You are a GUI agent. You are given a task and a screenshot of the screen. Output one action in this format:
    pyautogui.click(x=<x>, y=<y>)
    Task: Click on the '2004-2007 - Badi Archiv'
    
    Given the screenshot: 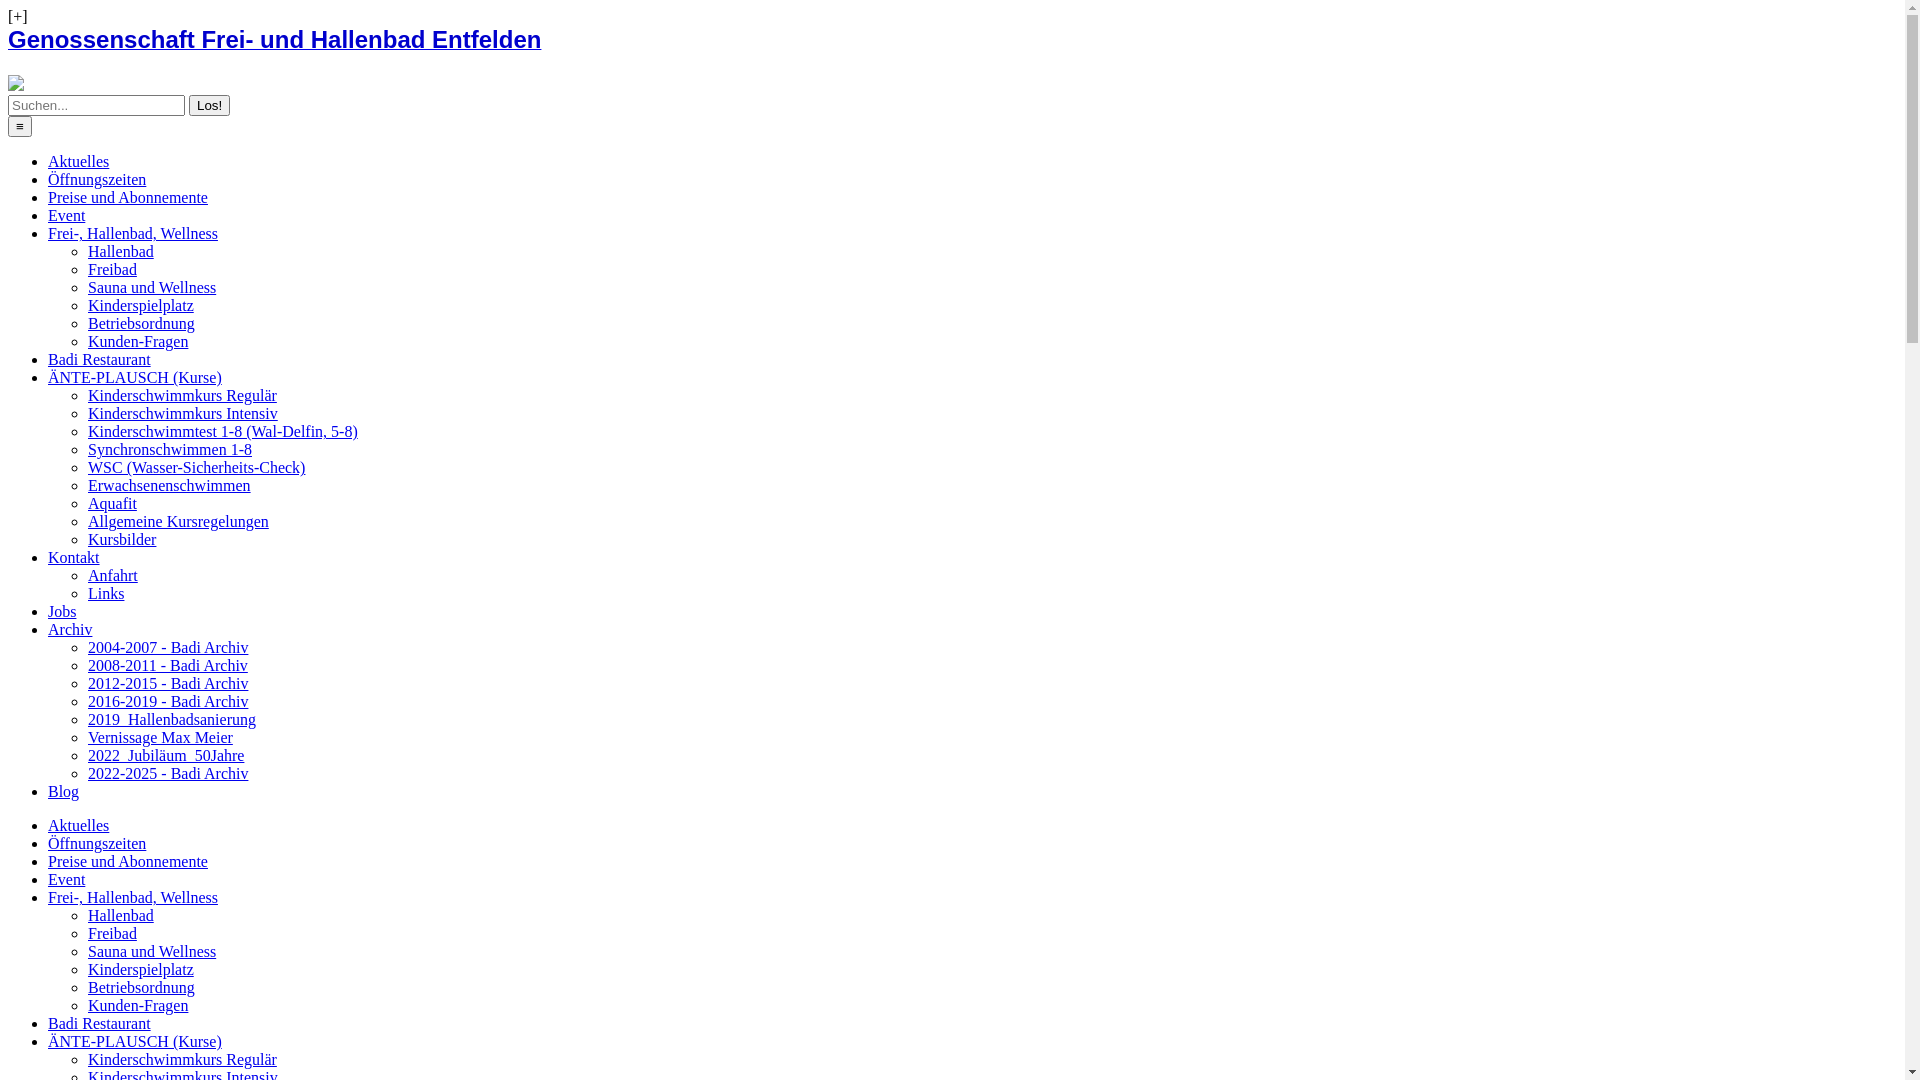 What is the action you would take?
    pyautogui.click(x=86, y=647)
    